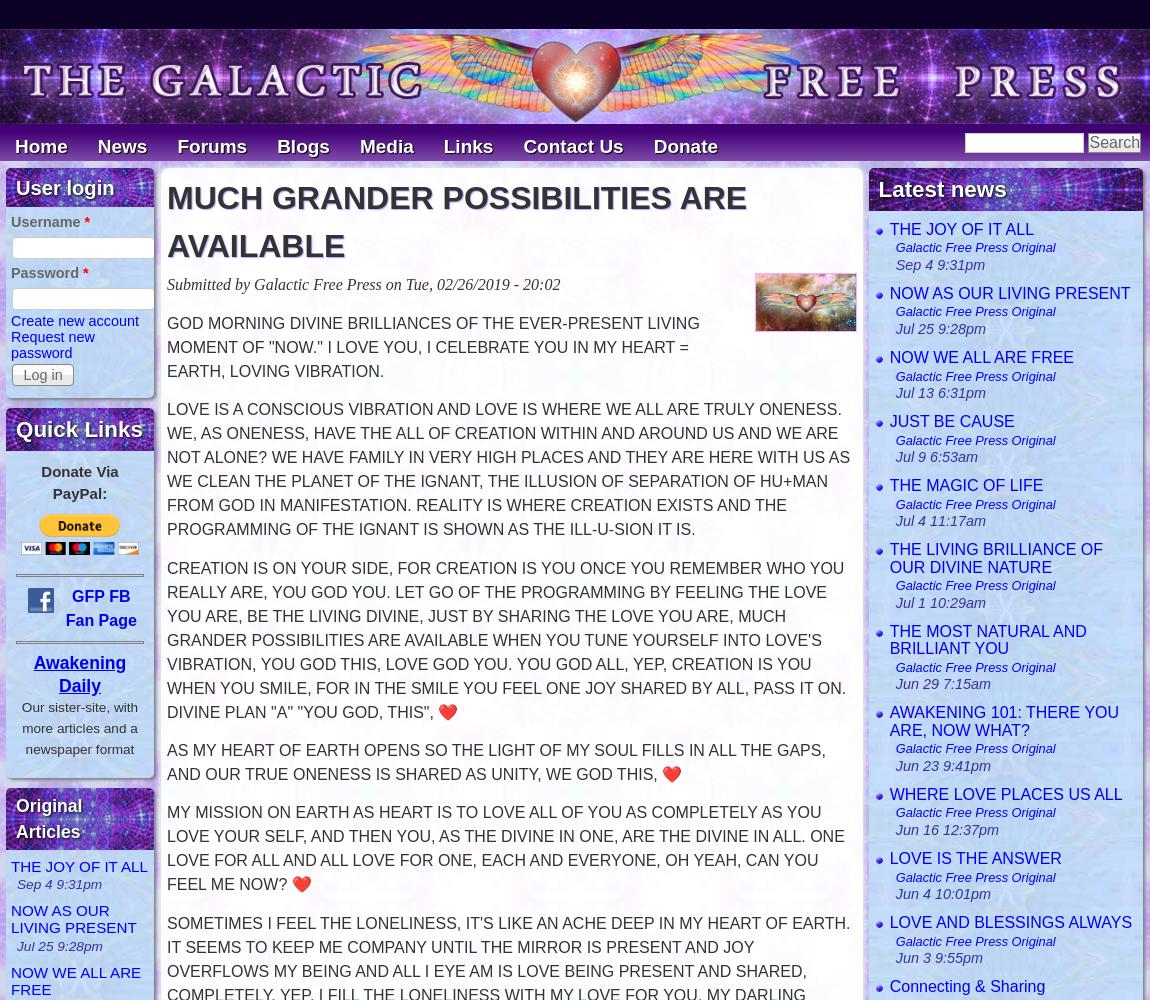 The image size is (1150, 1000). Describe the element at coordinates (942, 684) in the screenshot. I see `'Jun 29 7:15am'` at that location.